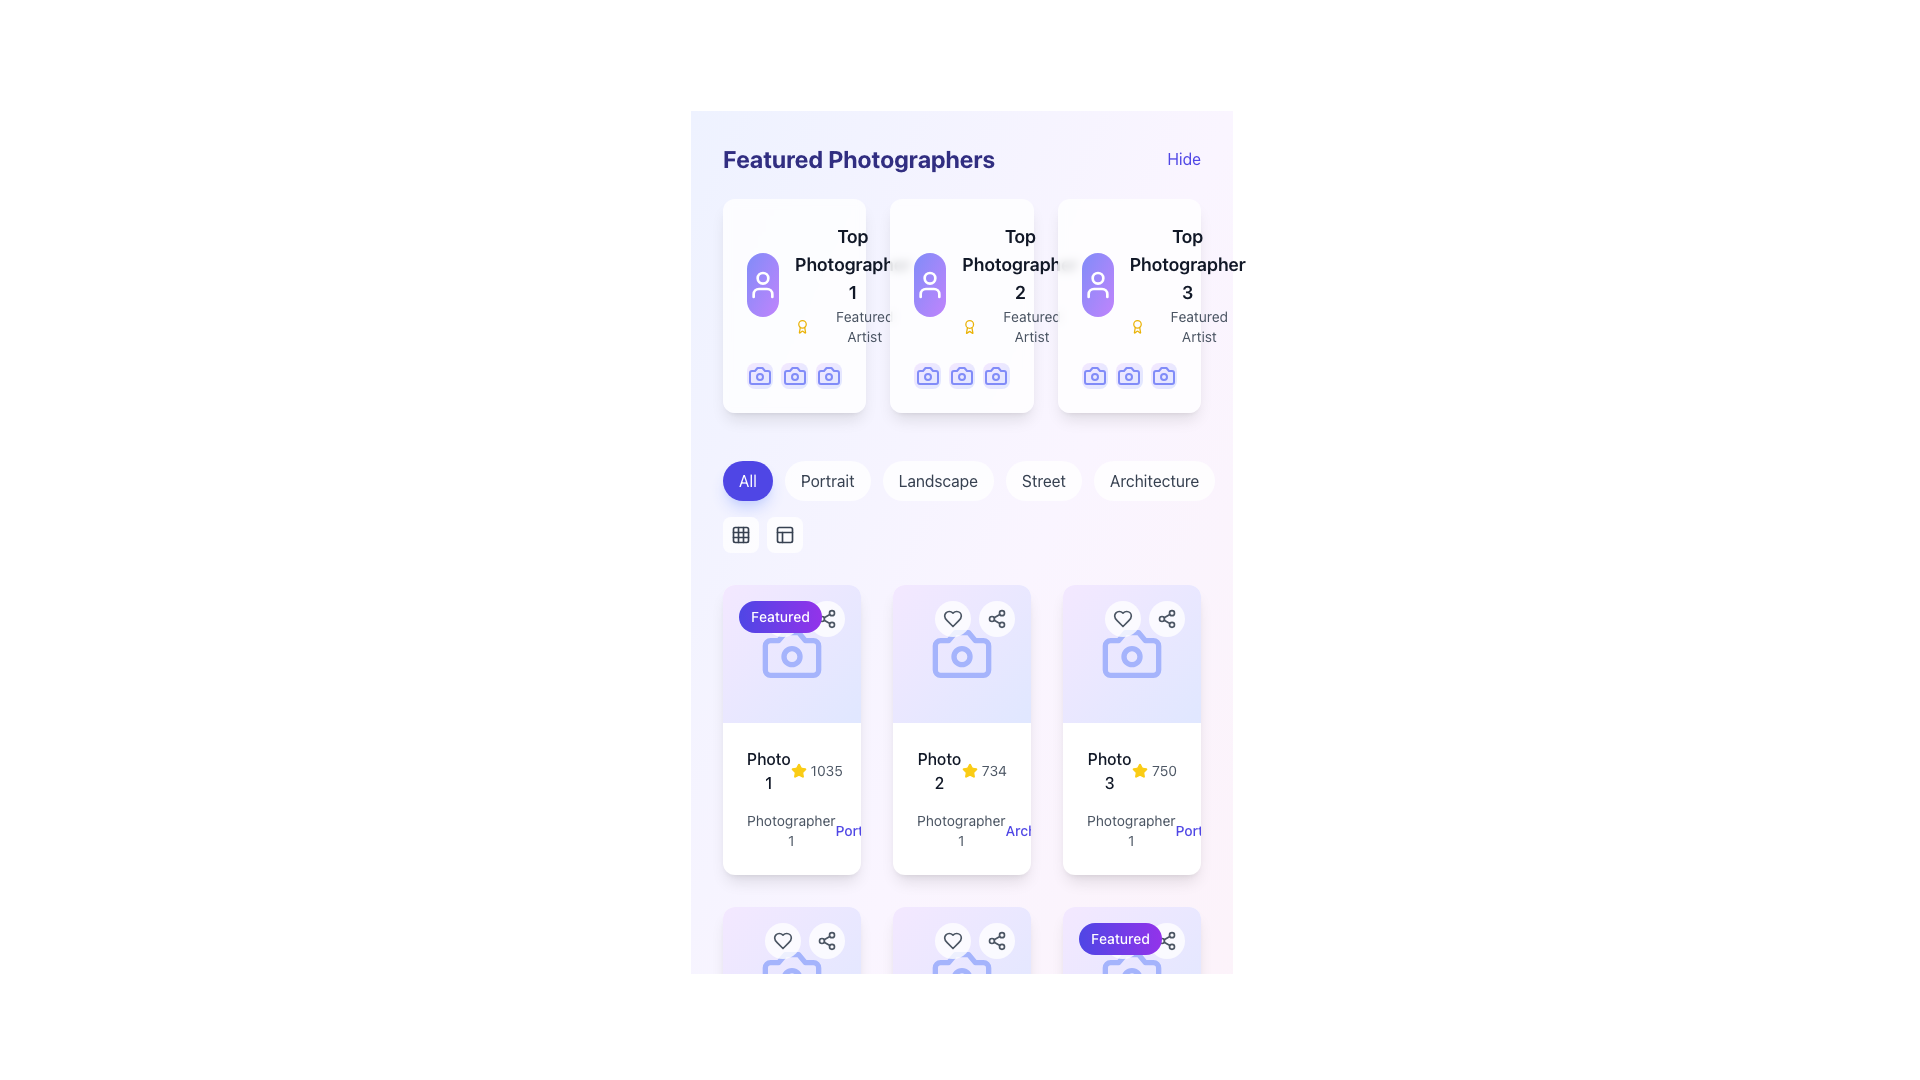  What do you see at coordinates (826, 941) in the screenshot?
I see `the circular share button with a three-node network icon in the center` at bounding box center [826, 941].